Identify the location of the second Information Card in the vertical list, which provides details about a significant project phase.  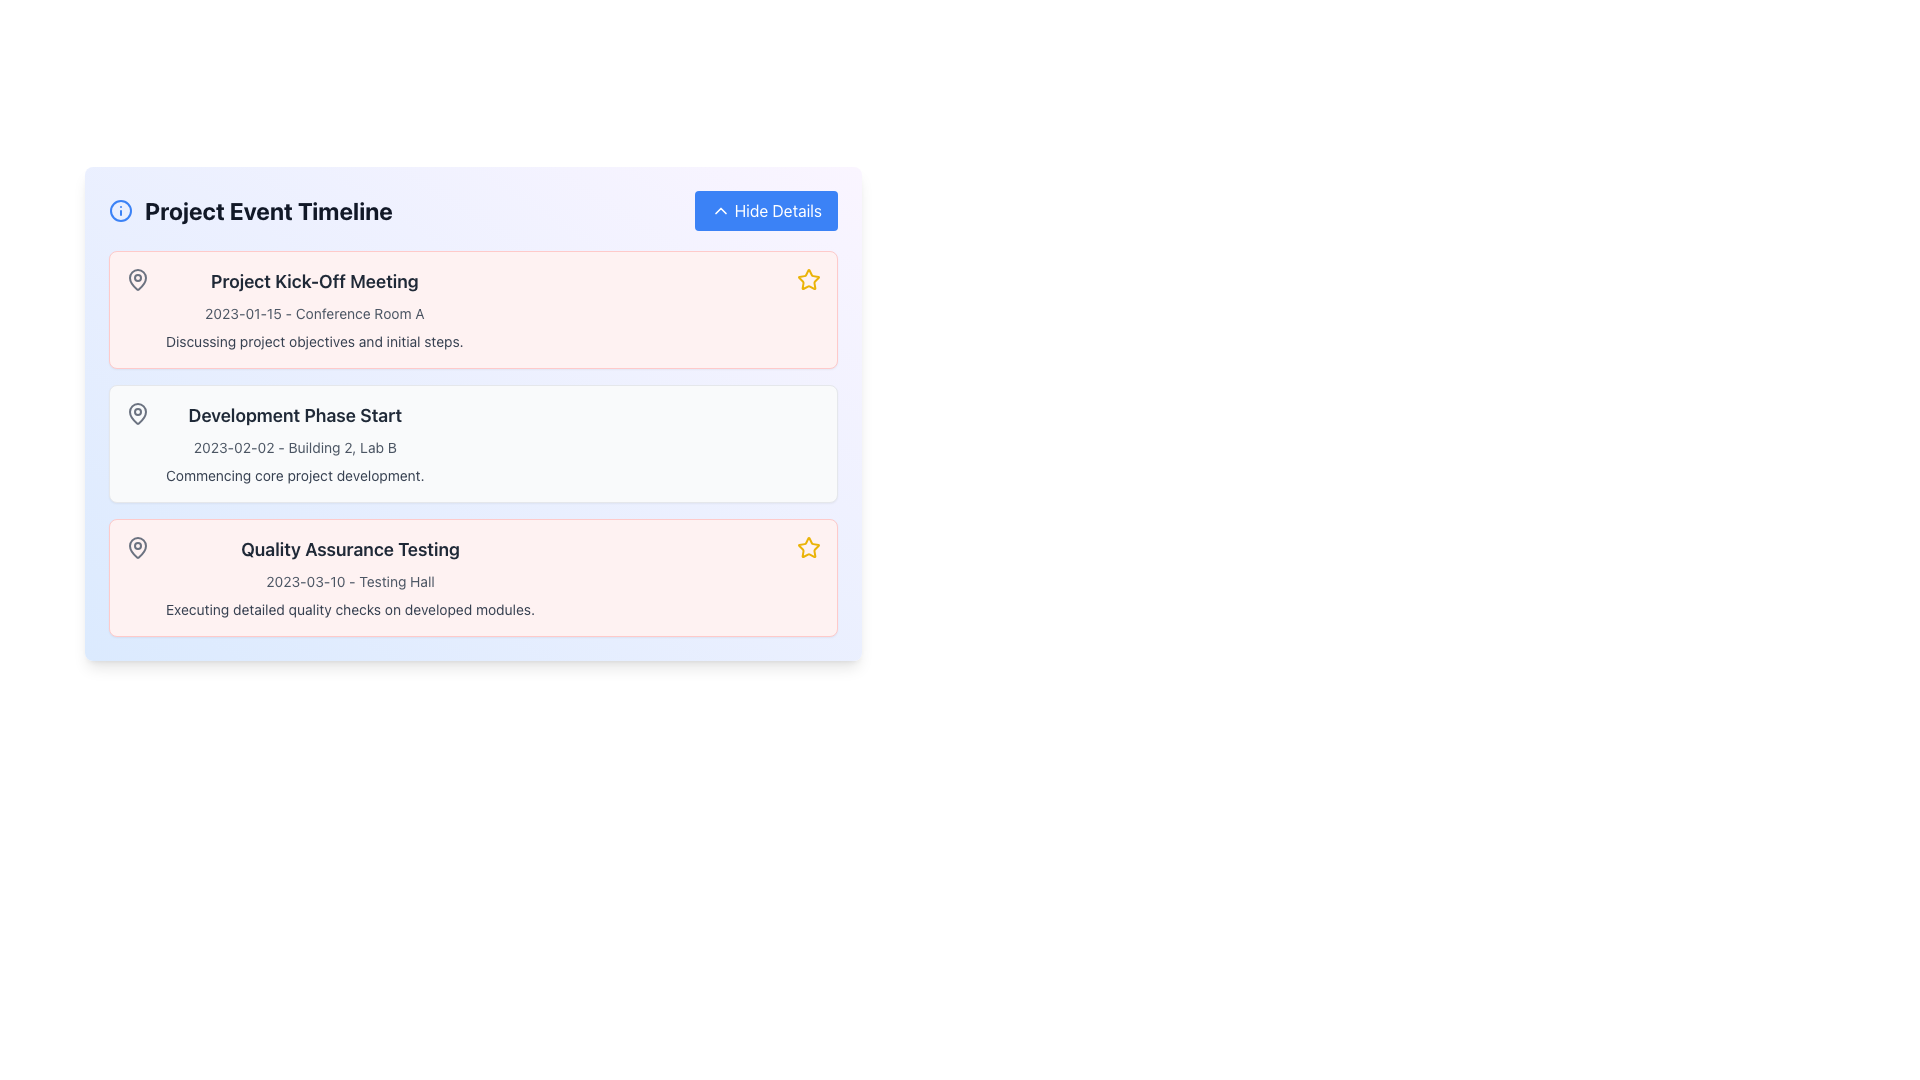
(472, 442).